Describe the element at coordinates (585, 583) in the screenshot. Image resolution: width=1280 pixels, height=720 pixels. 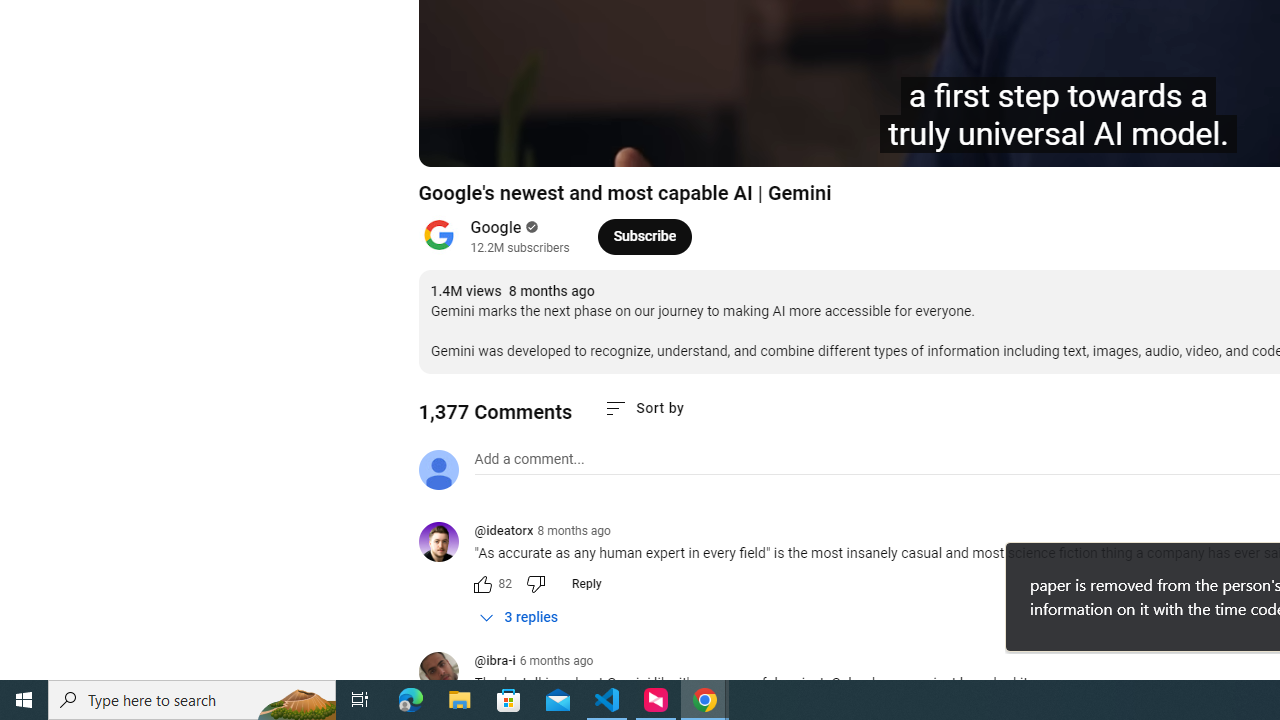
I see `'Reply'` at that location.